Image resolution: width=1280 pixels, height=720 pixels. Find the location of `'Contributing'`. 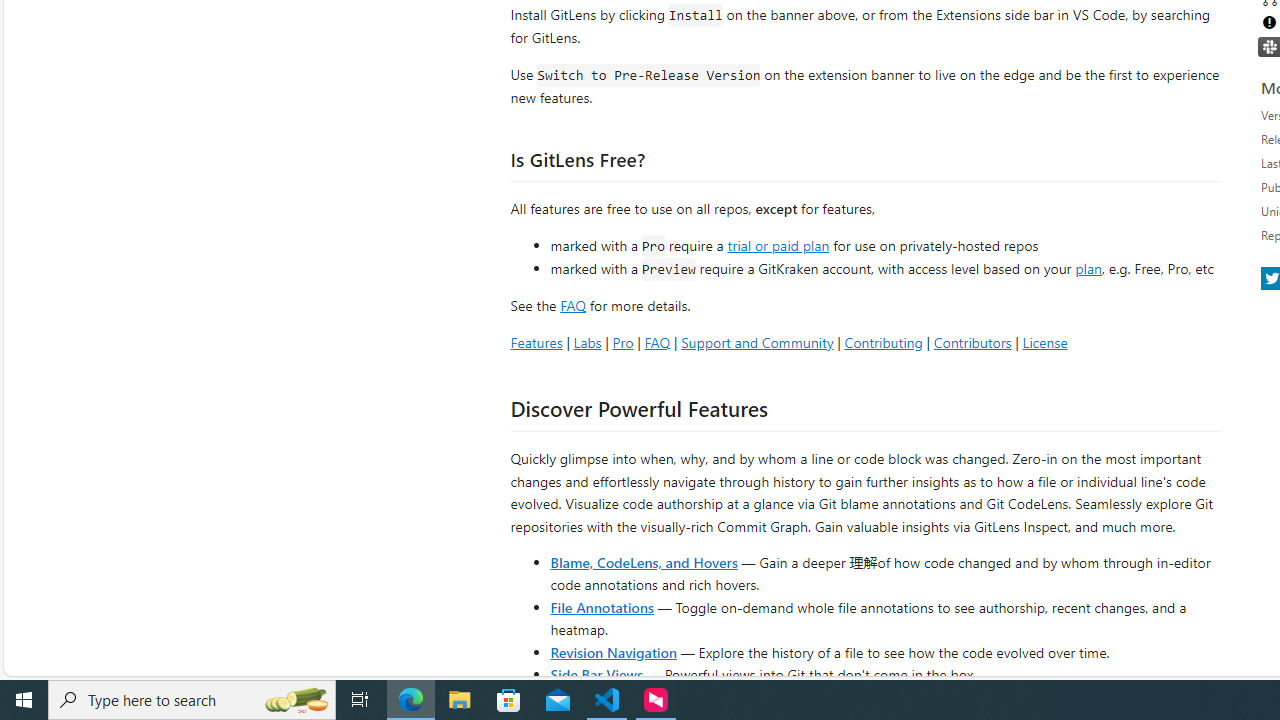

'Contributing' is located at coordinates (882, 341).